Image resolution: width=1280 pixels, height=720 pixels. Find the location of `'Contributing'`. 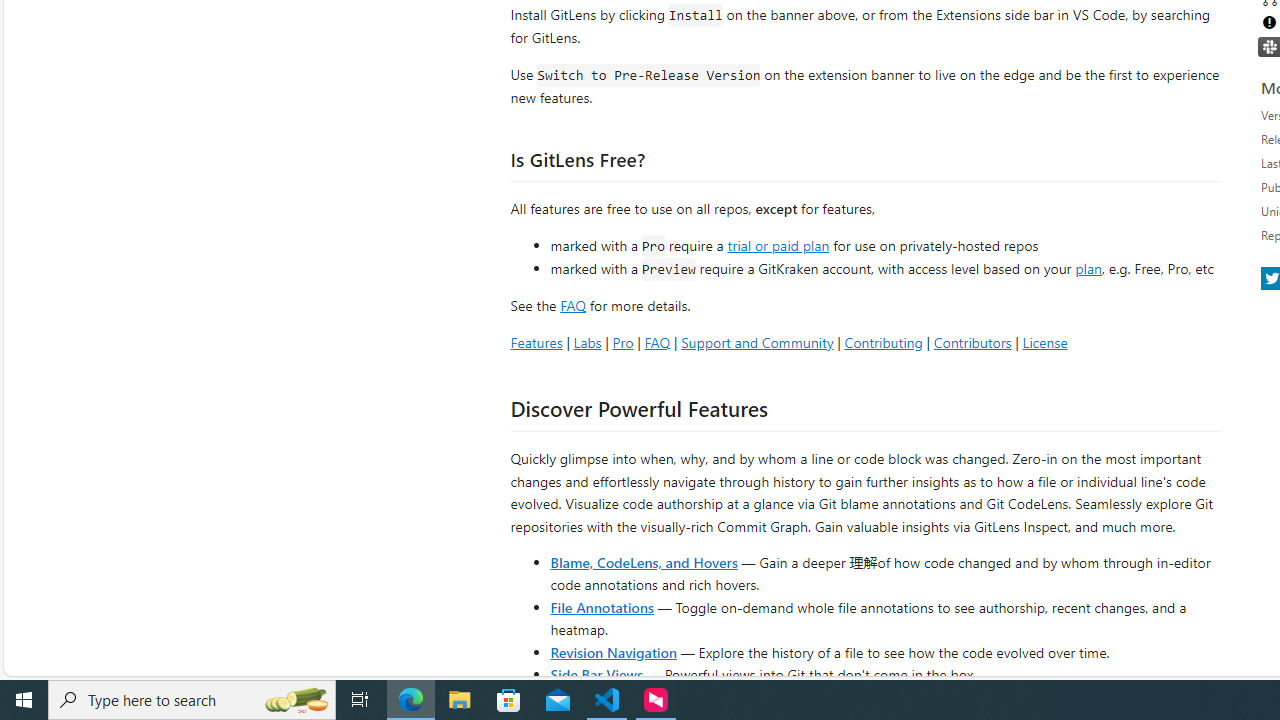

'Contributing' is located at coordinates (882, 341).